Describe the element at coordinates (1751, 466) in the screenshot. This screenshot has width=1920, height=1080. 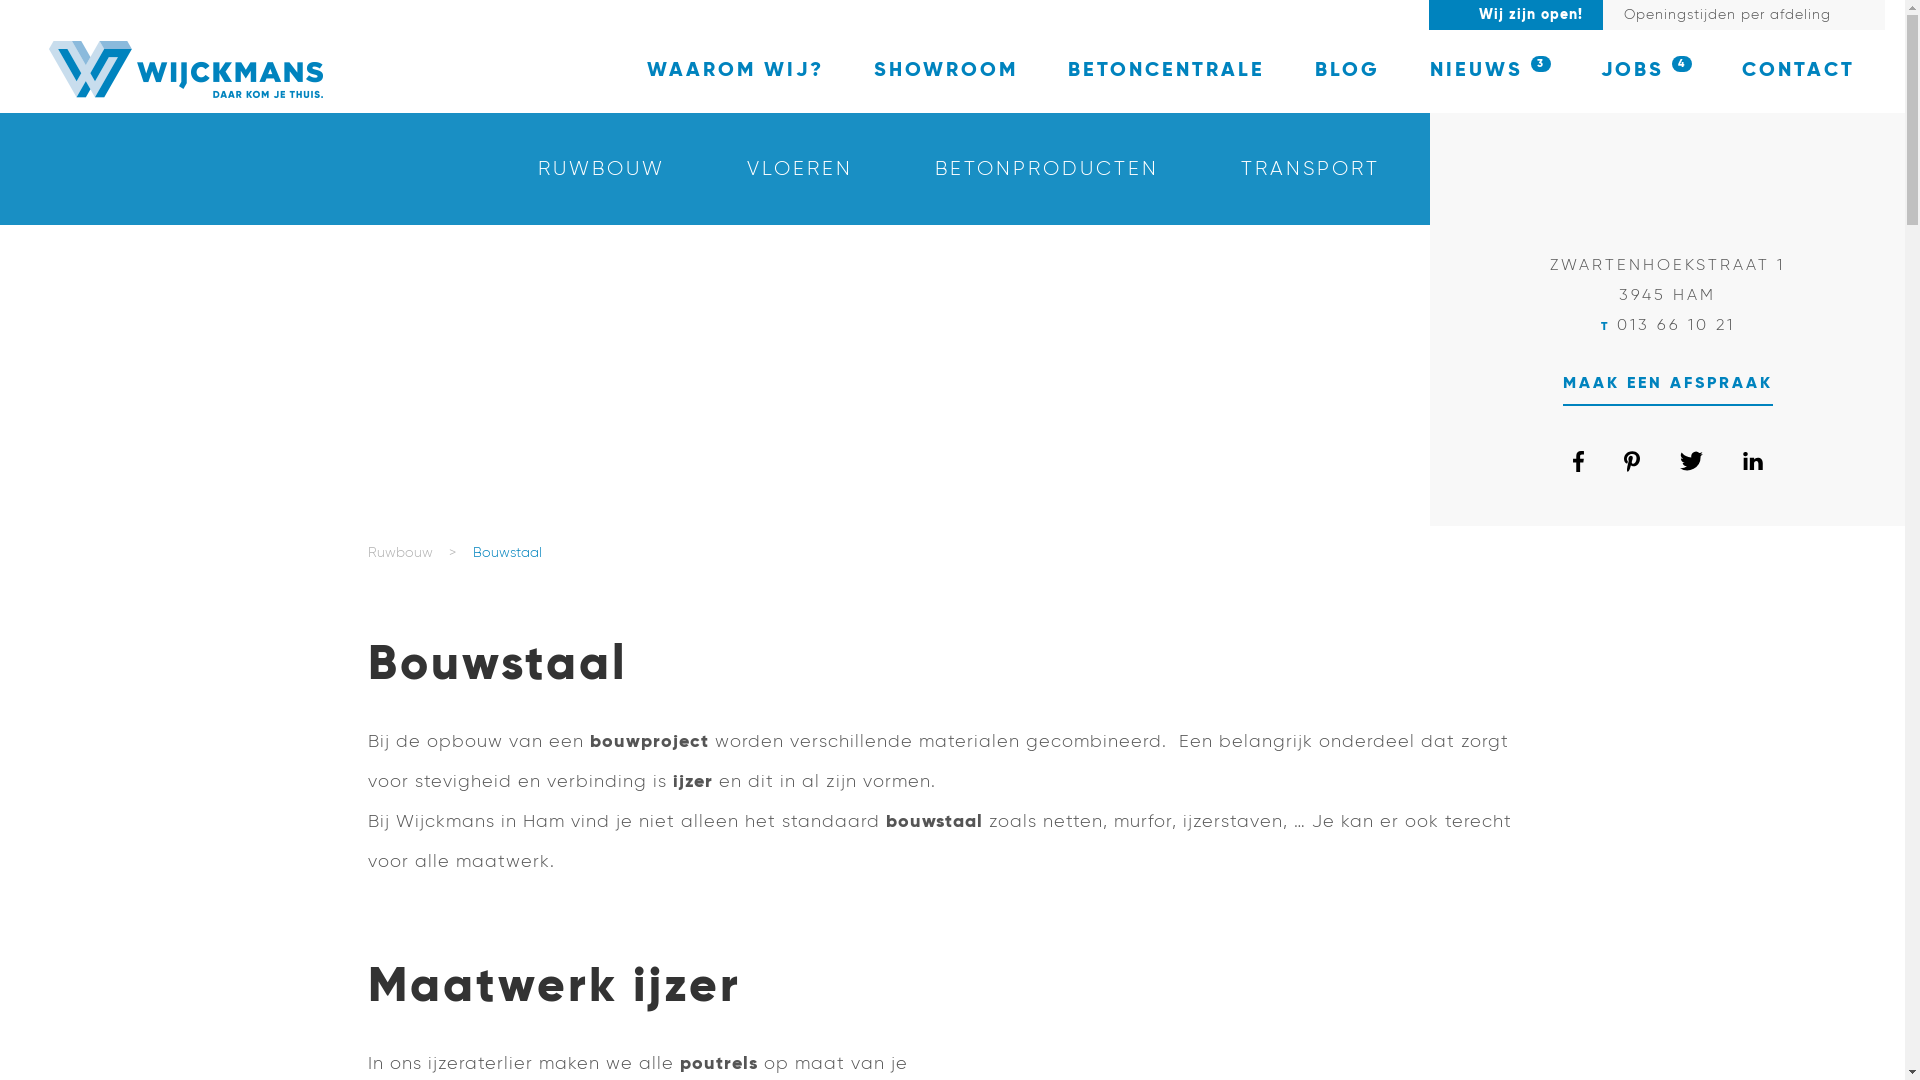
I see `'linkedin'` at that location.